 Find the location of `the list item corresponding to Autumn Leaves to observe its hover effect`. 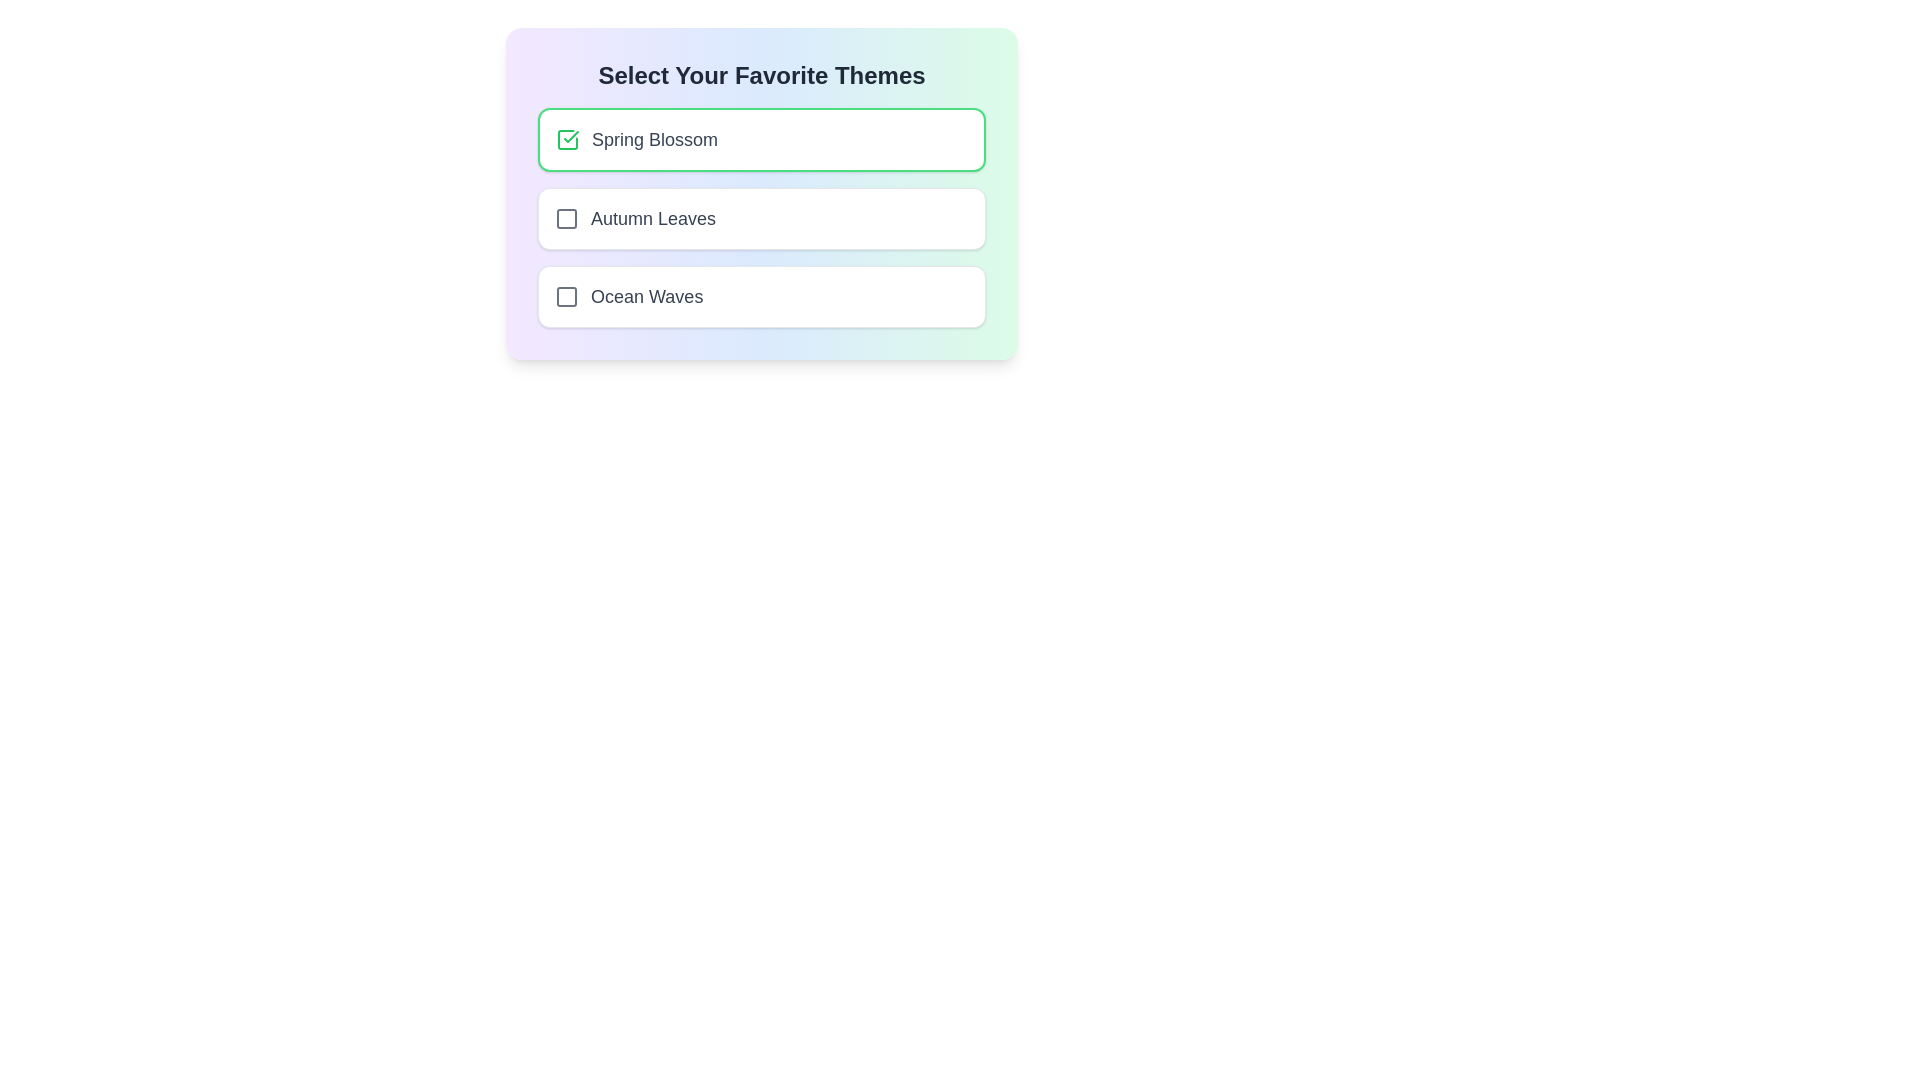

the list item corresponding to Autumn Leaves to observe its hover effect is located at coordinates (761, 219).